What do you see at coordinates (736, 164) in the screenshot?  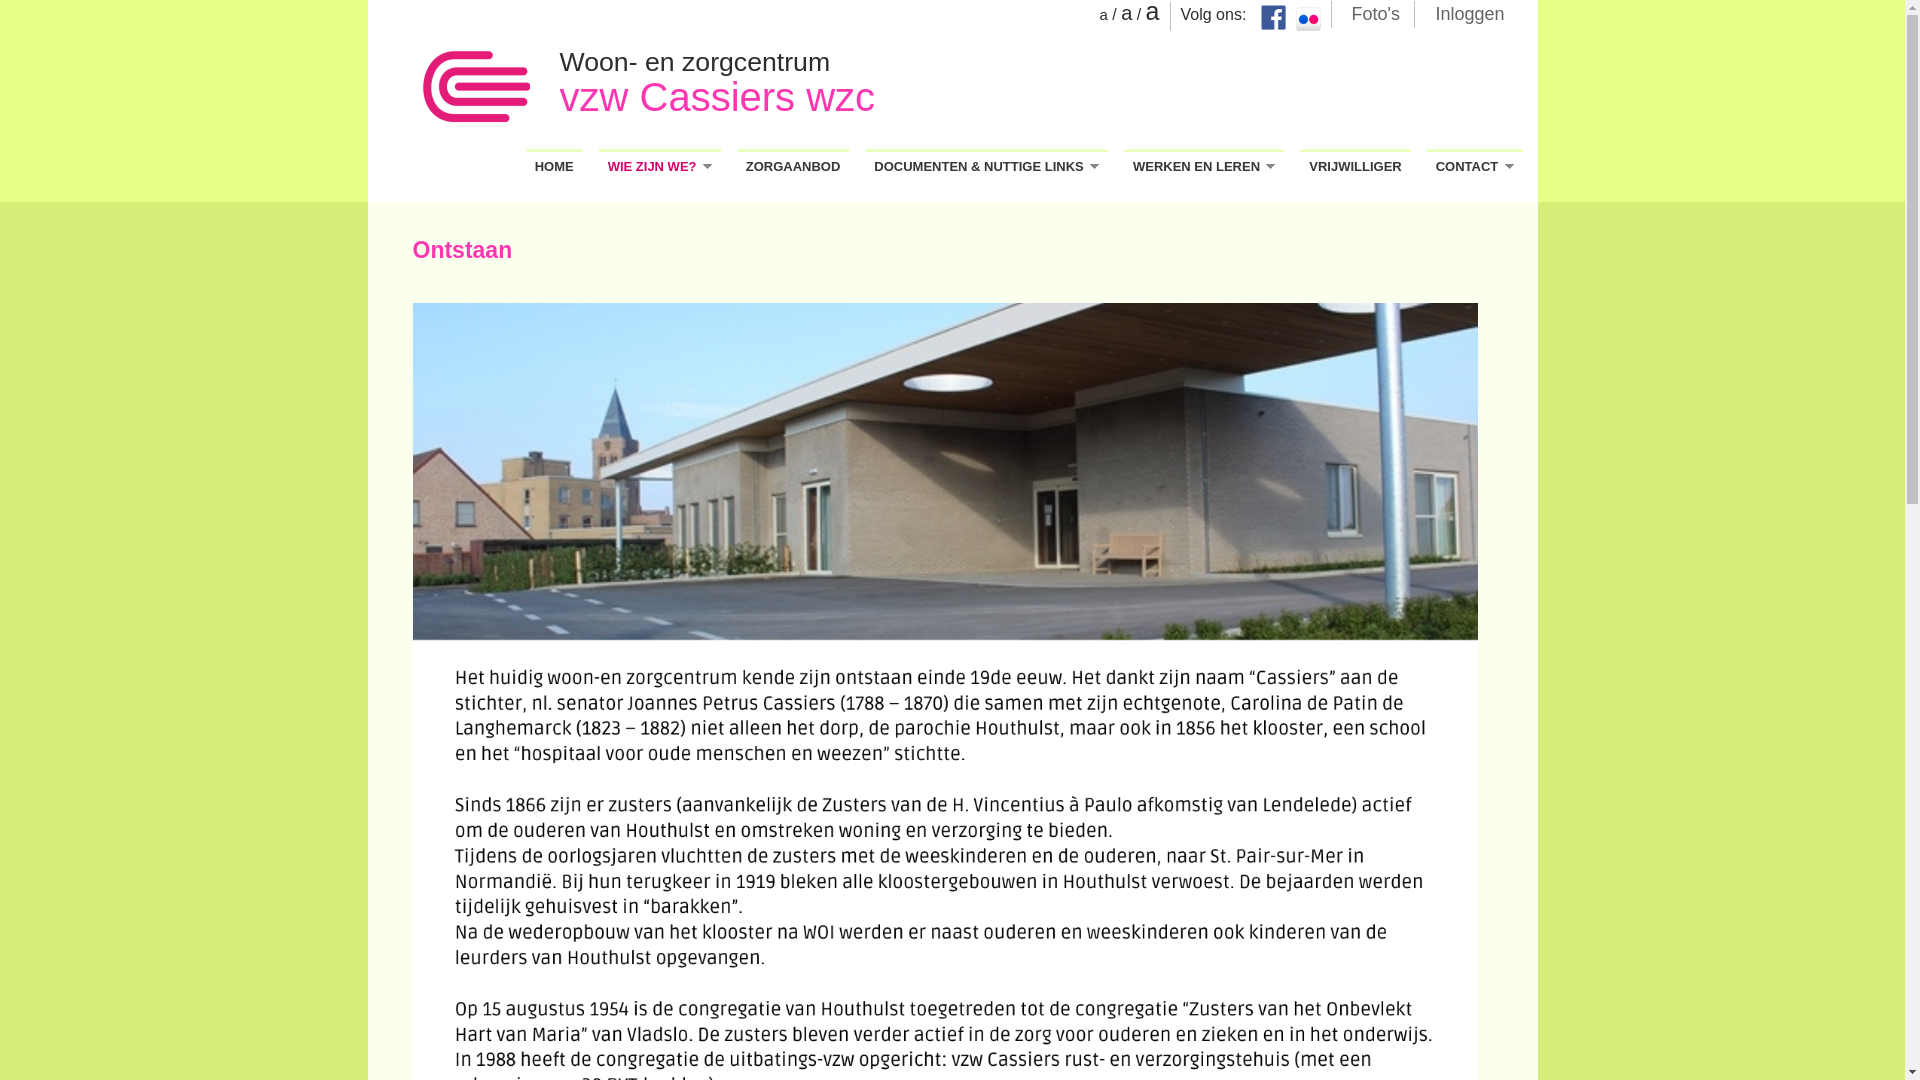 I see `'ZORGAANBOD'` at bounding box center [736, 164].